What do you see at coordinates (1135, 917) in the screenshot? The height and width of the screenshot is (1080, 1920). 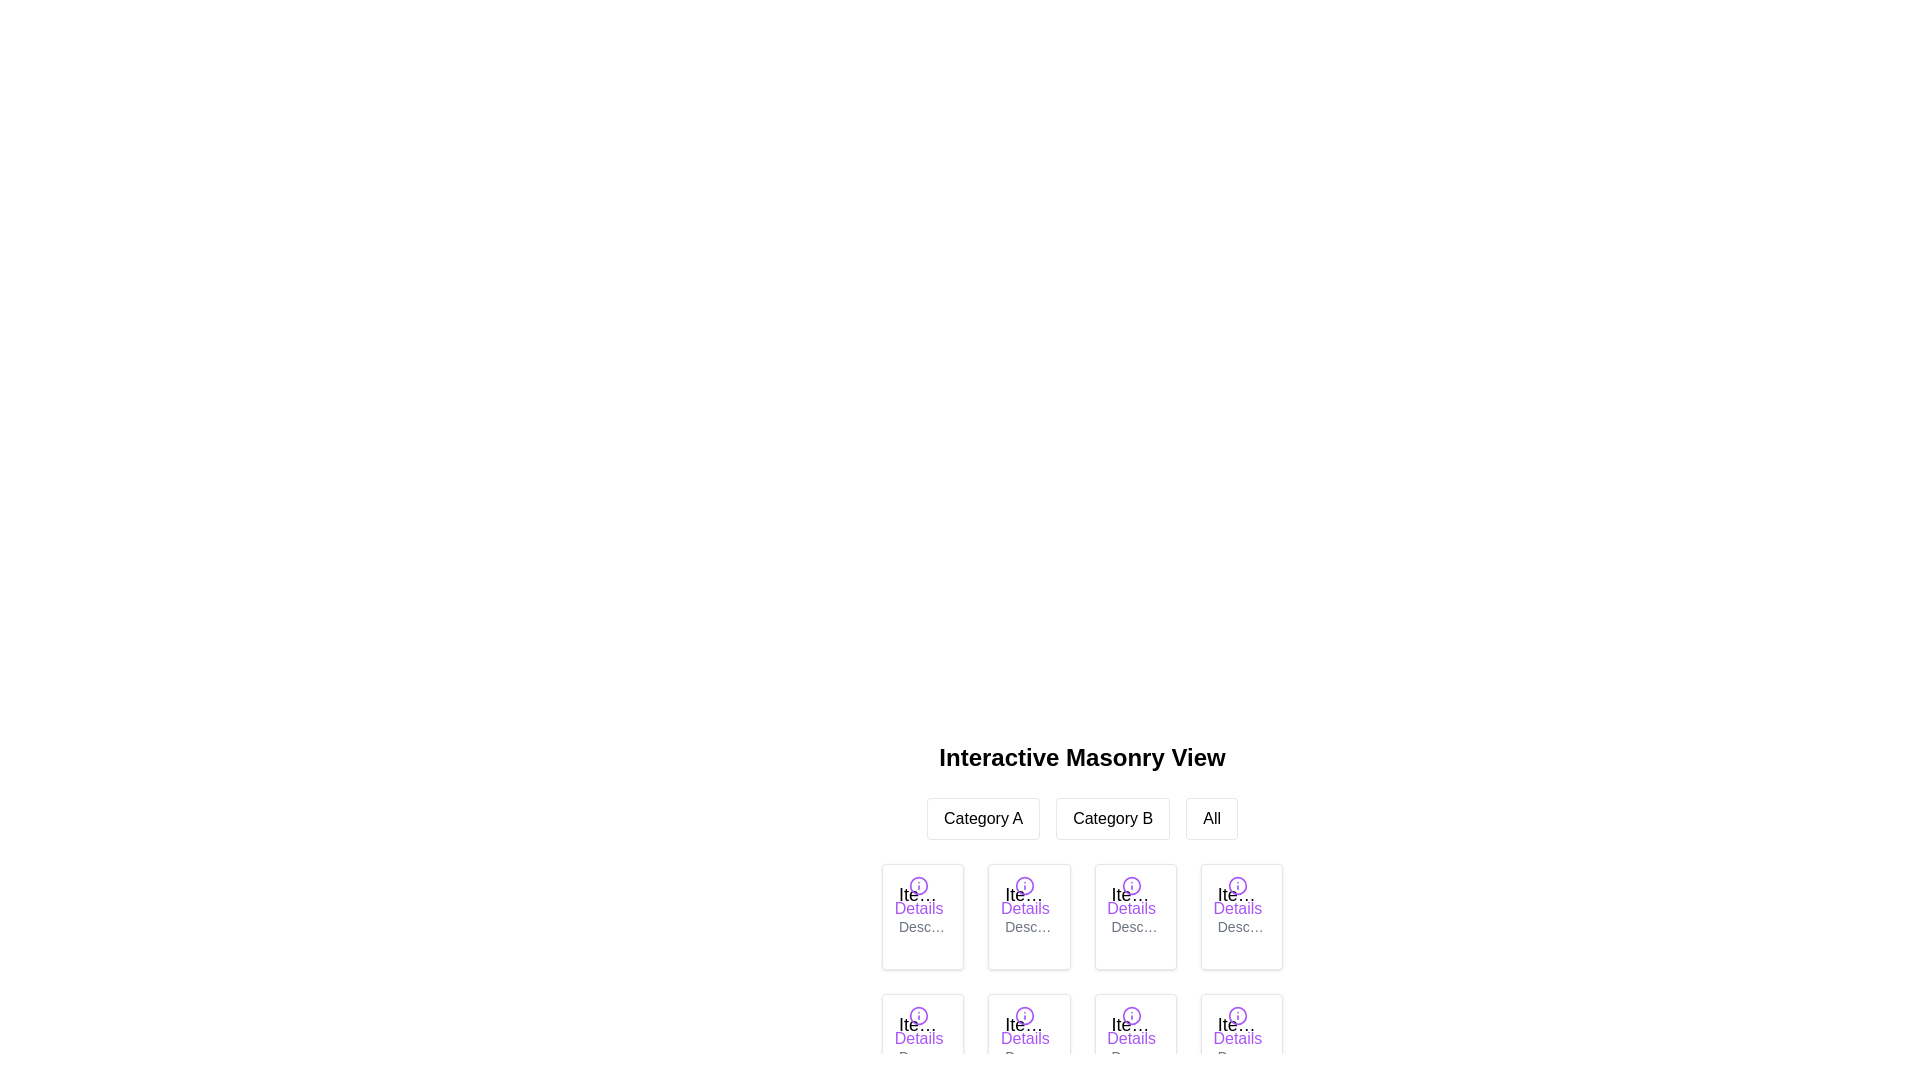 I see `title and description of the third card in the grid layout, which provides a preview of an item and includes a 'Details' link` at bounding box center [1135, 917].